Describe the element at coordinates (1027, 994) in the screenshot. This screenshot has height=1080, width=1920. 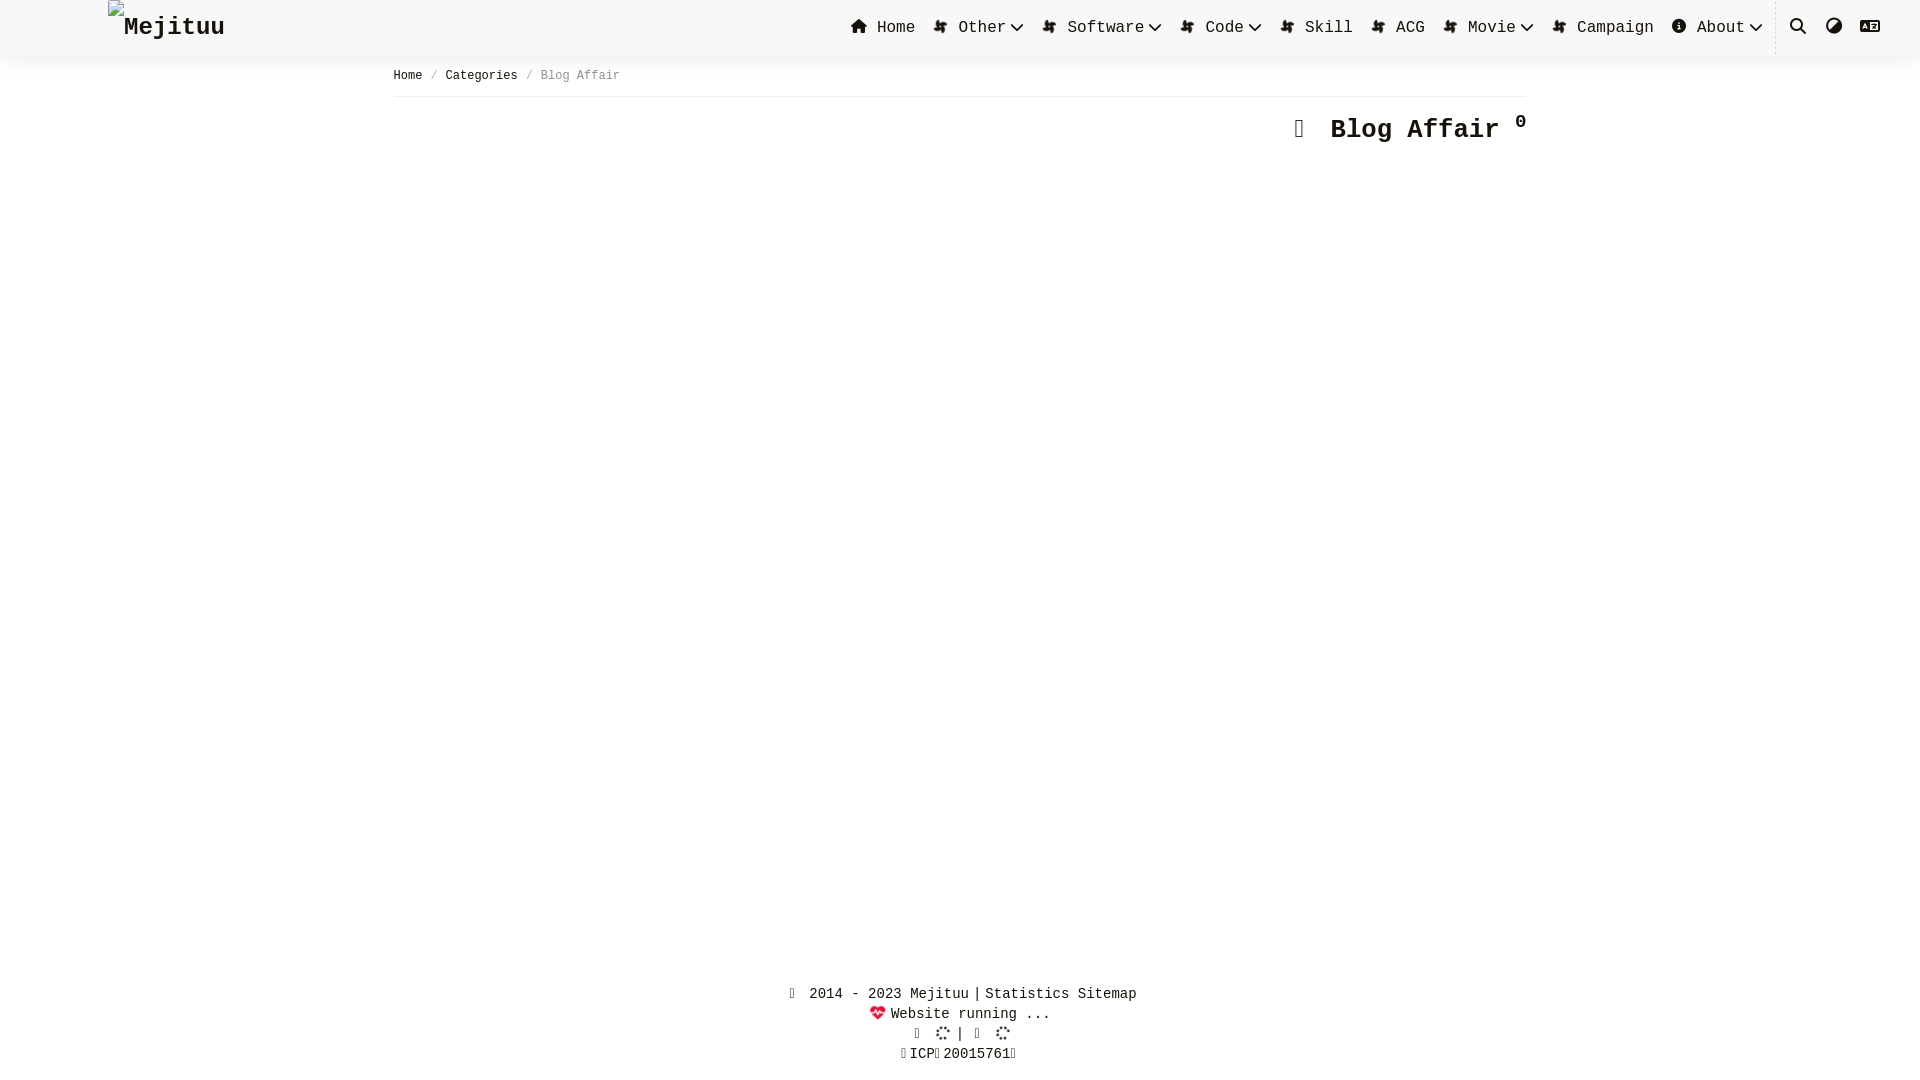
I see `'Statistics'` at that location.